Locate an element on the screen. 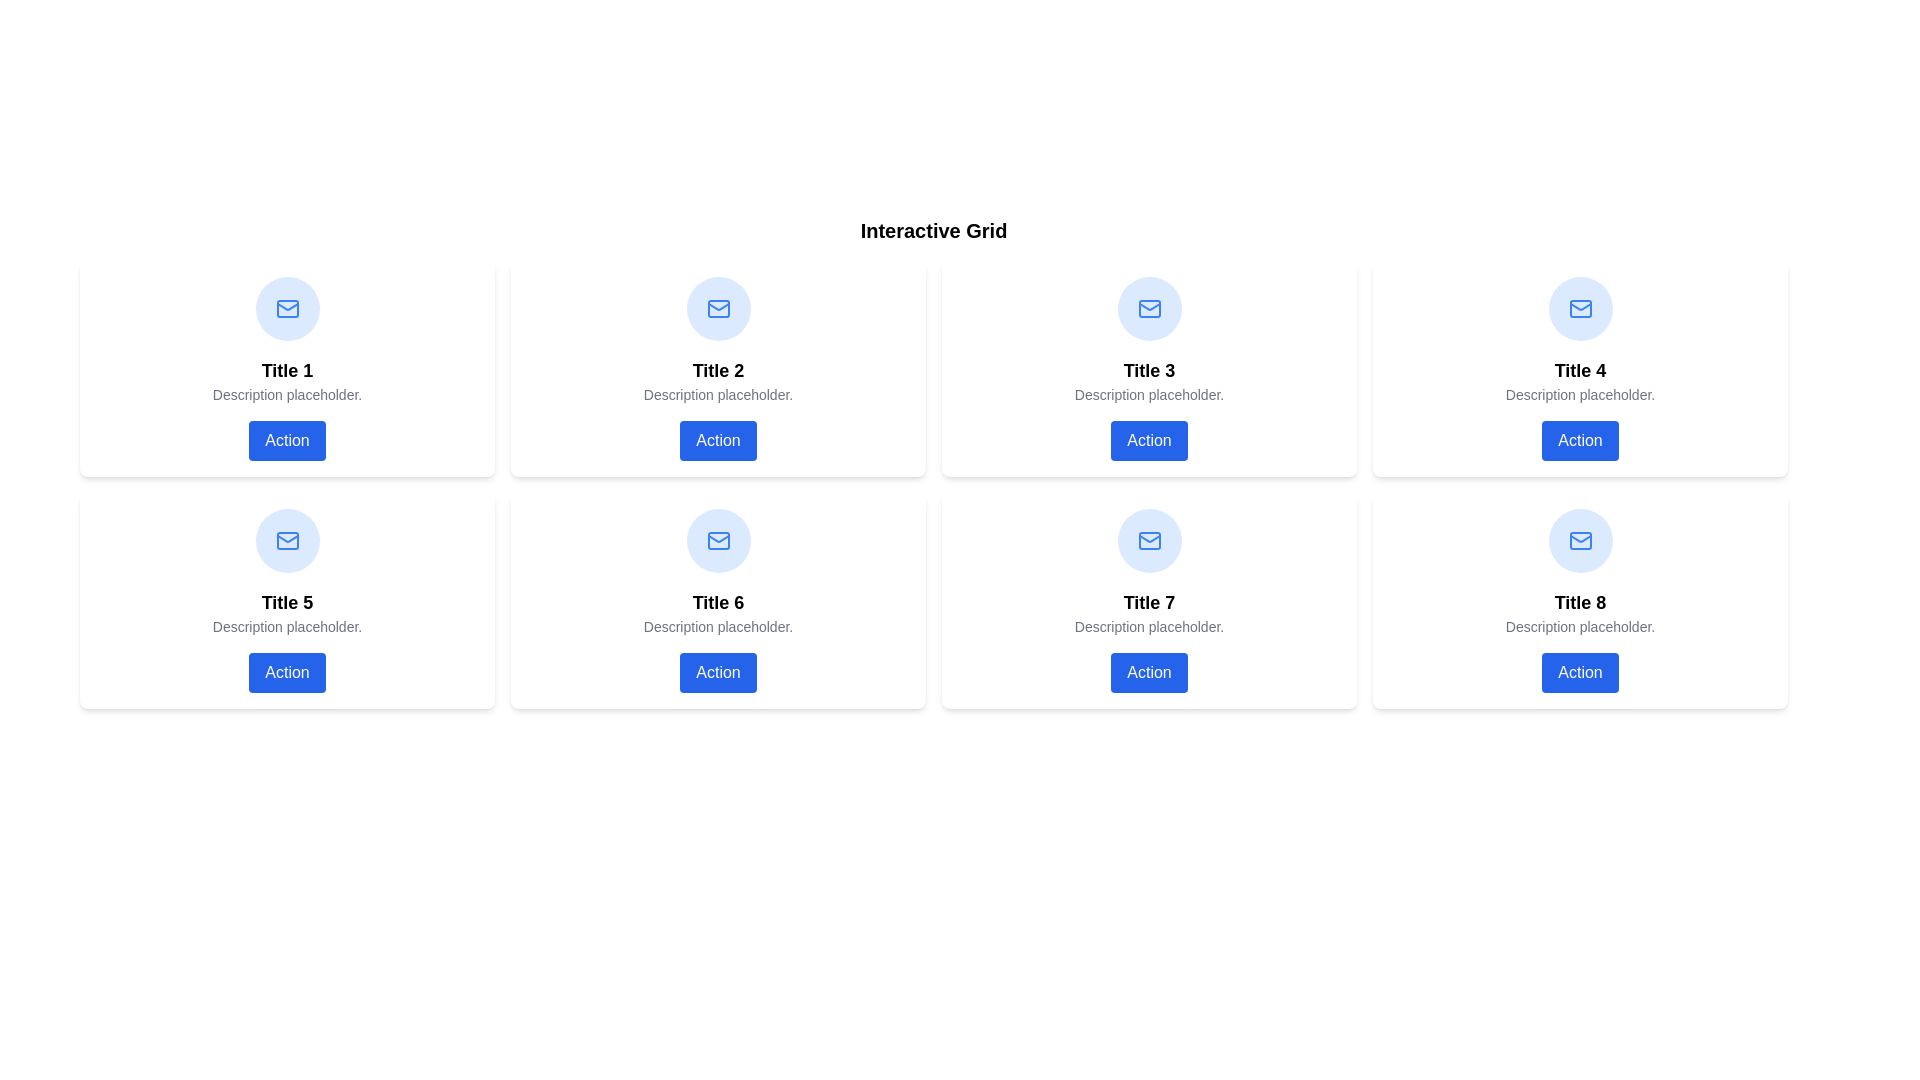  the interactive call-to-action button located at the bottom of the card, which is aligned centrally under the text 'Description placeholder' is located at coordinates (718, 672).